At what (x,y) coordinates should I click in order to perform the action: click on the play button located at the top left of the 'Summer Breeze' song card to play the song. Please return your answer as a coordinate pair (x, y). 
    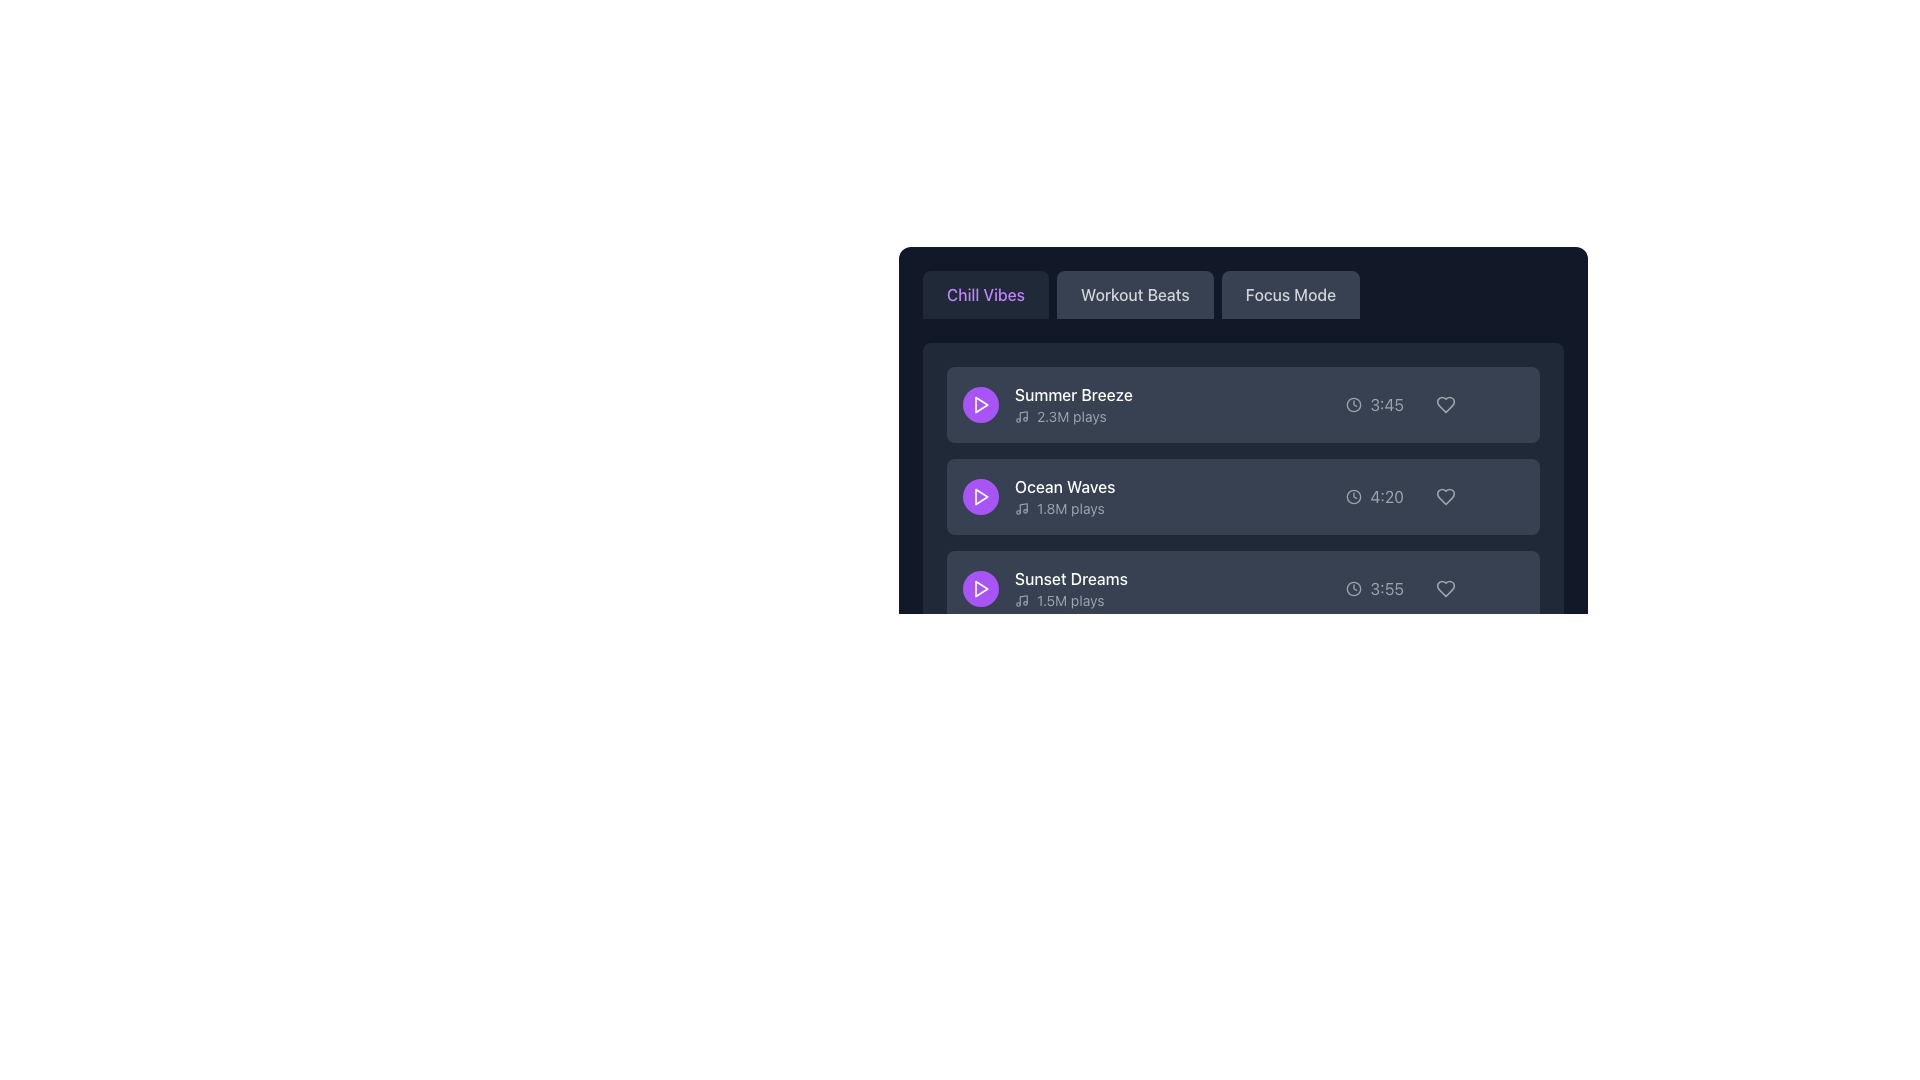
    Looking at the image, I should click on (980, 405).